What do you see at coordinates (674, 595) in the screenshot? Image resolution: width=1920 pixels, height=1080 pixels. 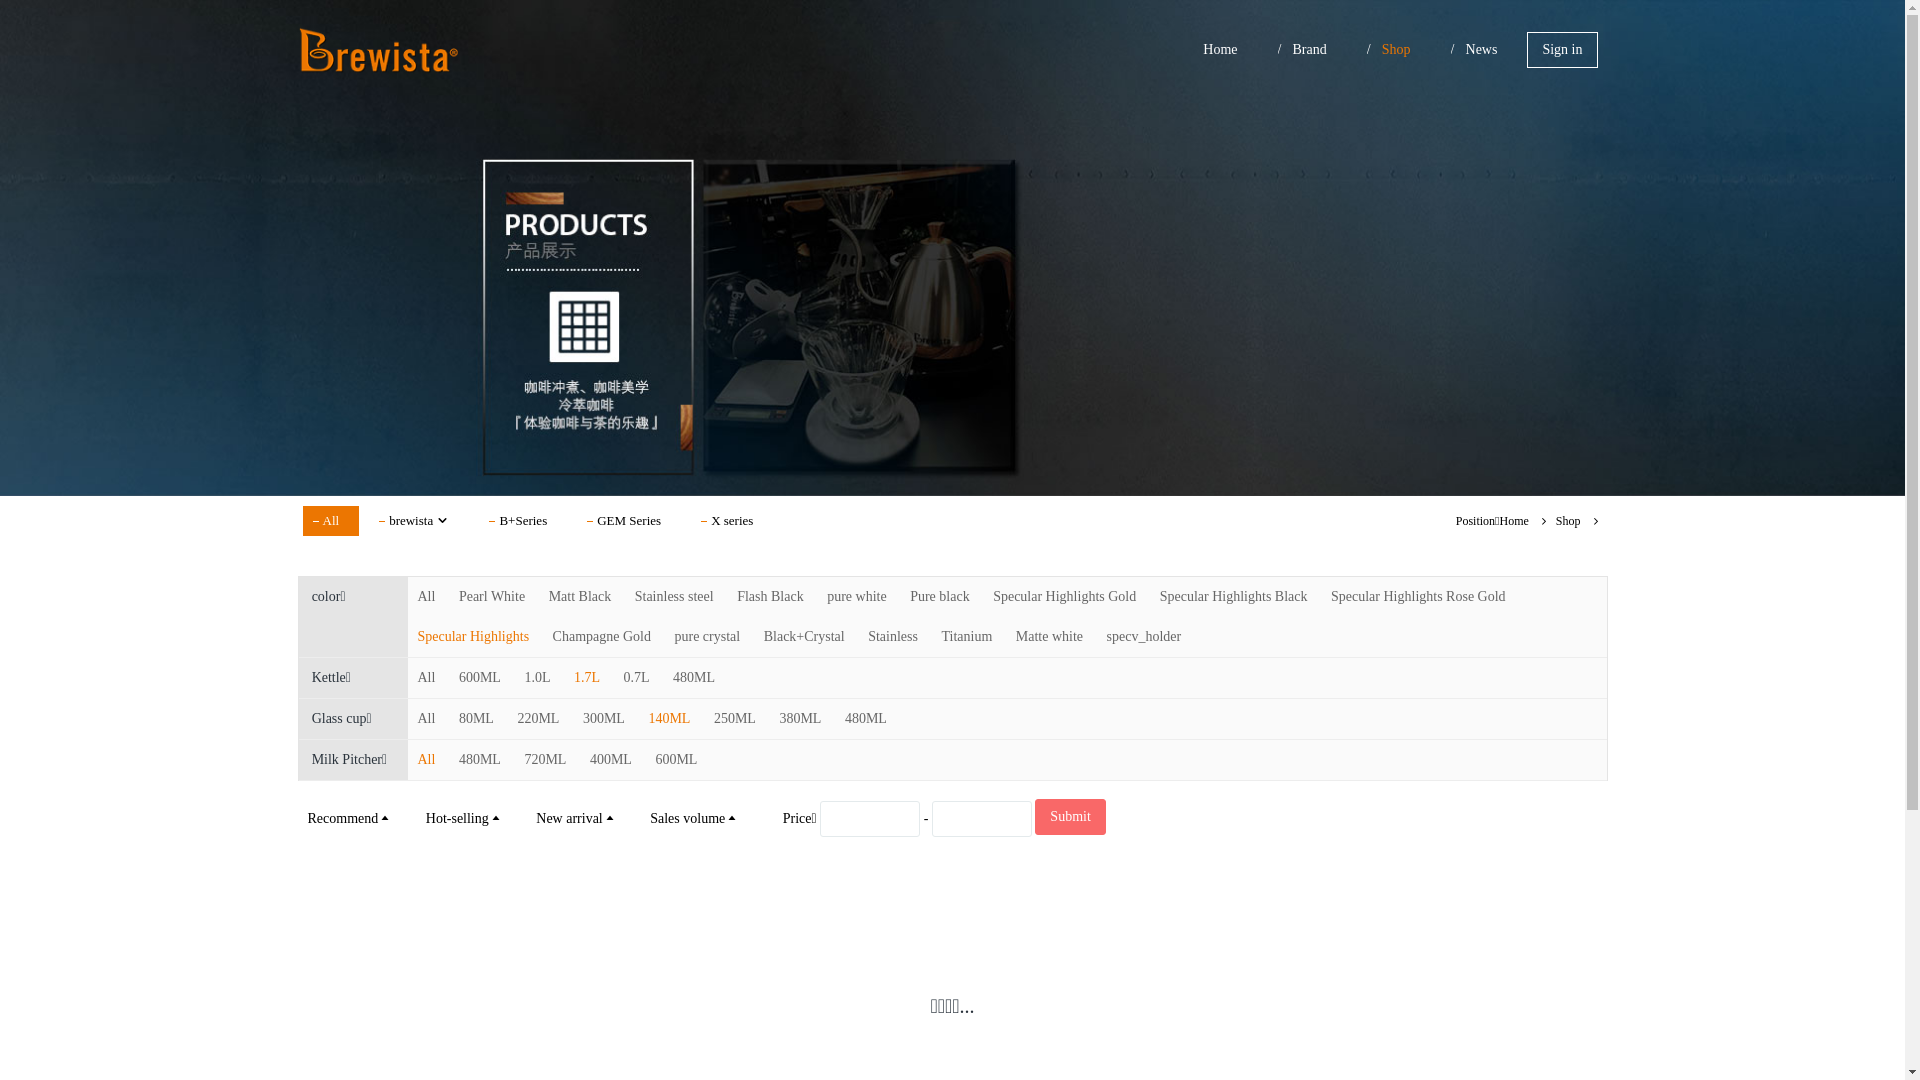 I see `'Stainless steel'` at bounding box center [674, 595].